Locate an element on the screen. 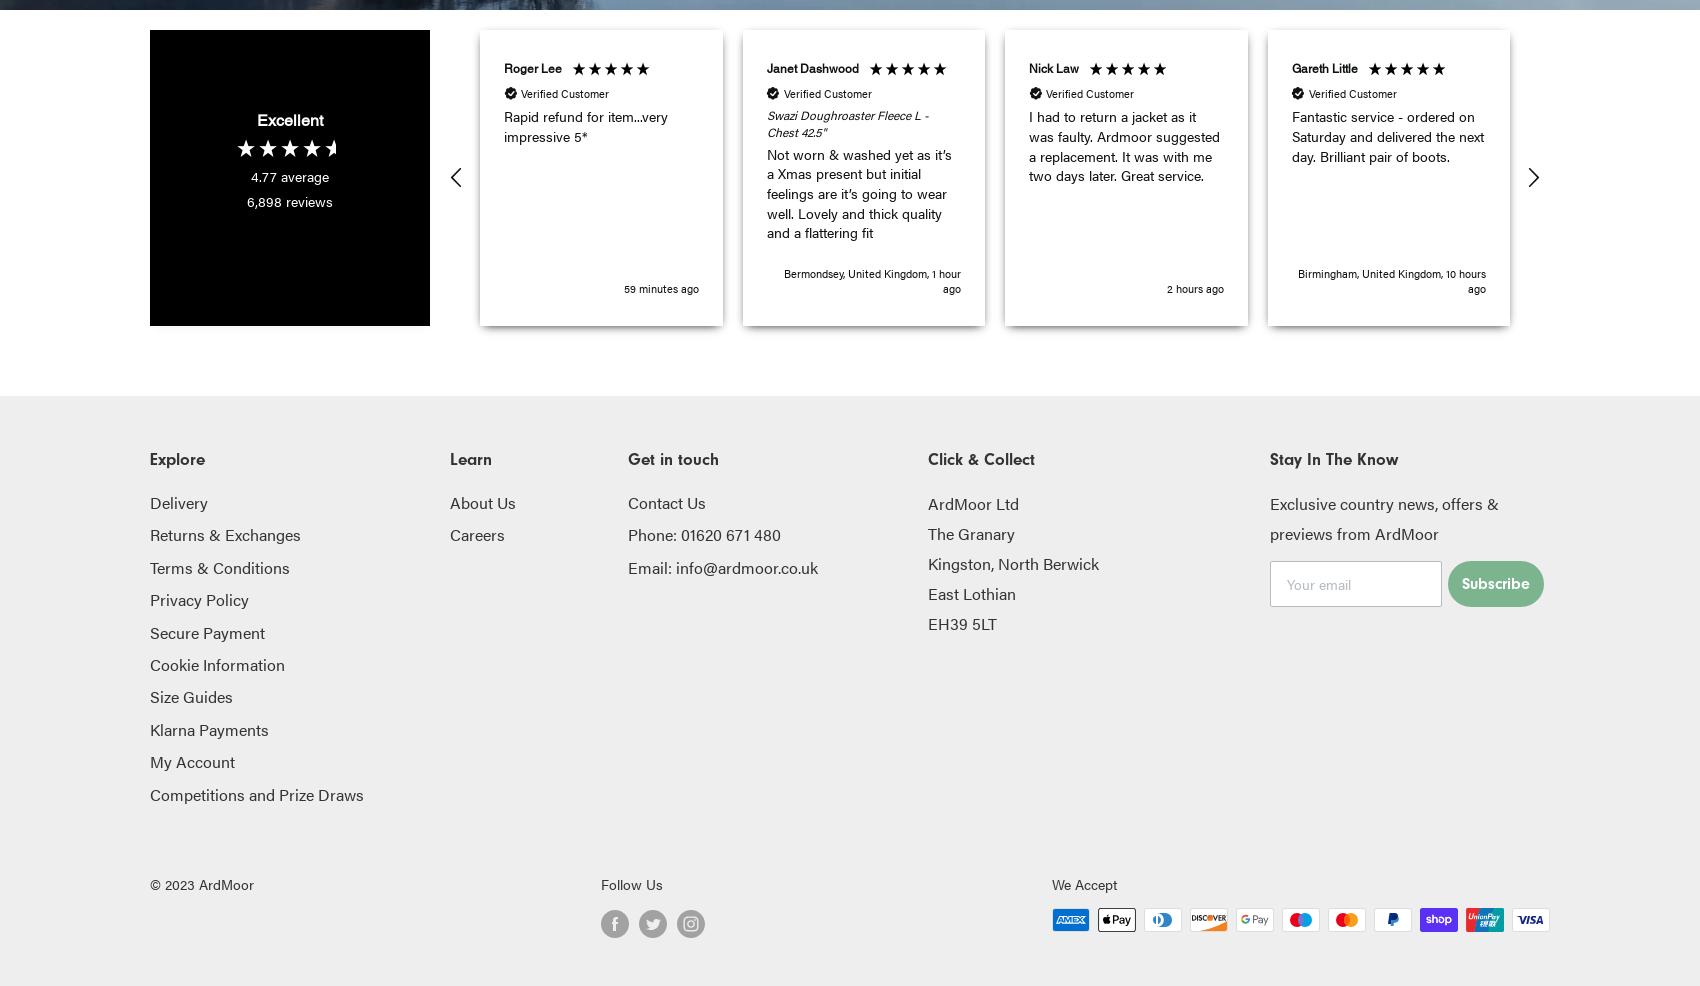 This screenshot has height=986, width=1700. 'East Lothian' is located at coordinates (971, 592).